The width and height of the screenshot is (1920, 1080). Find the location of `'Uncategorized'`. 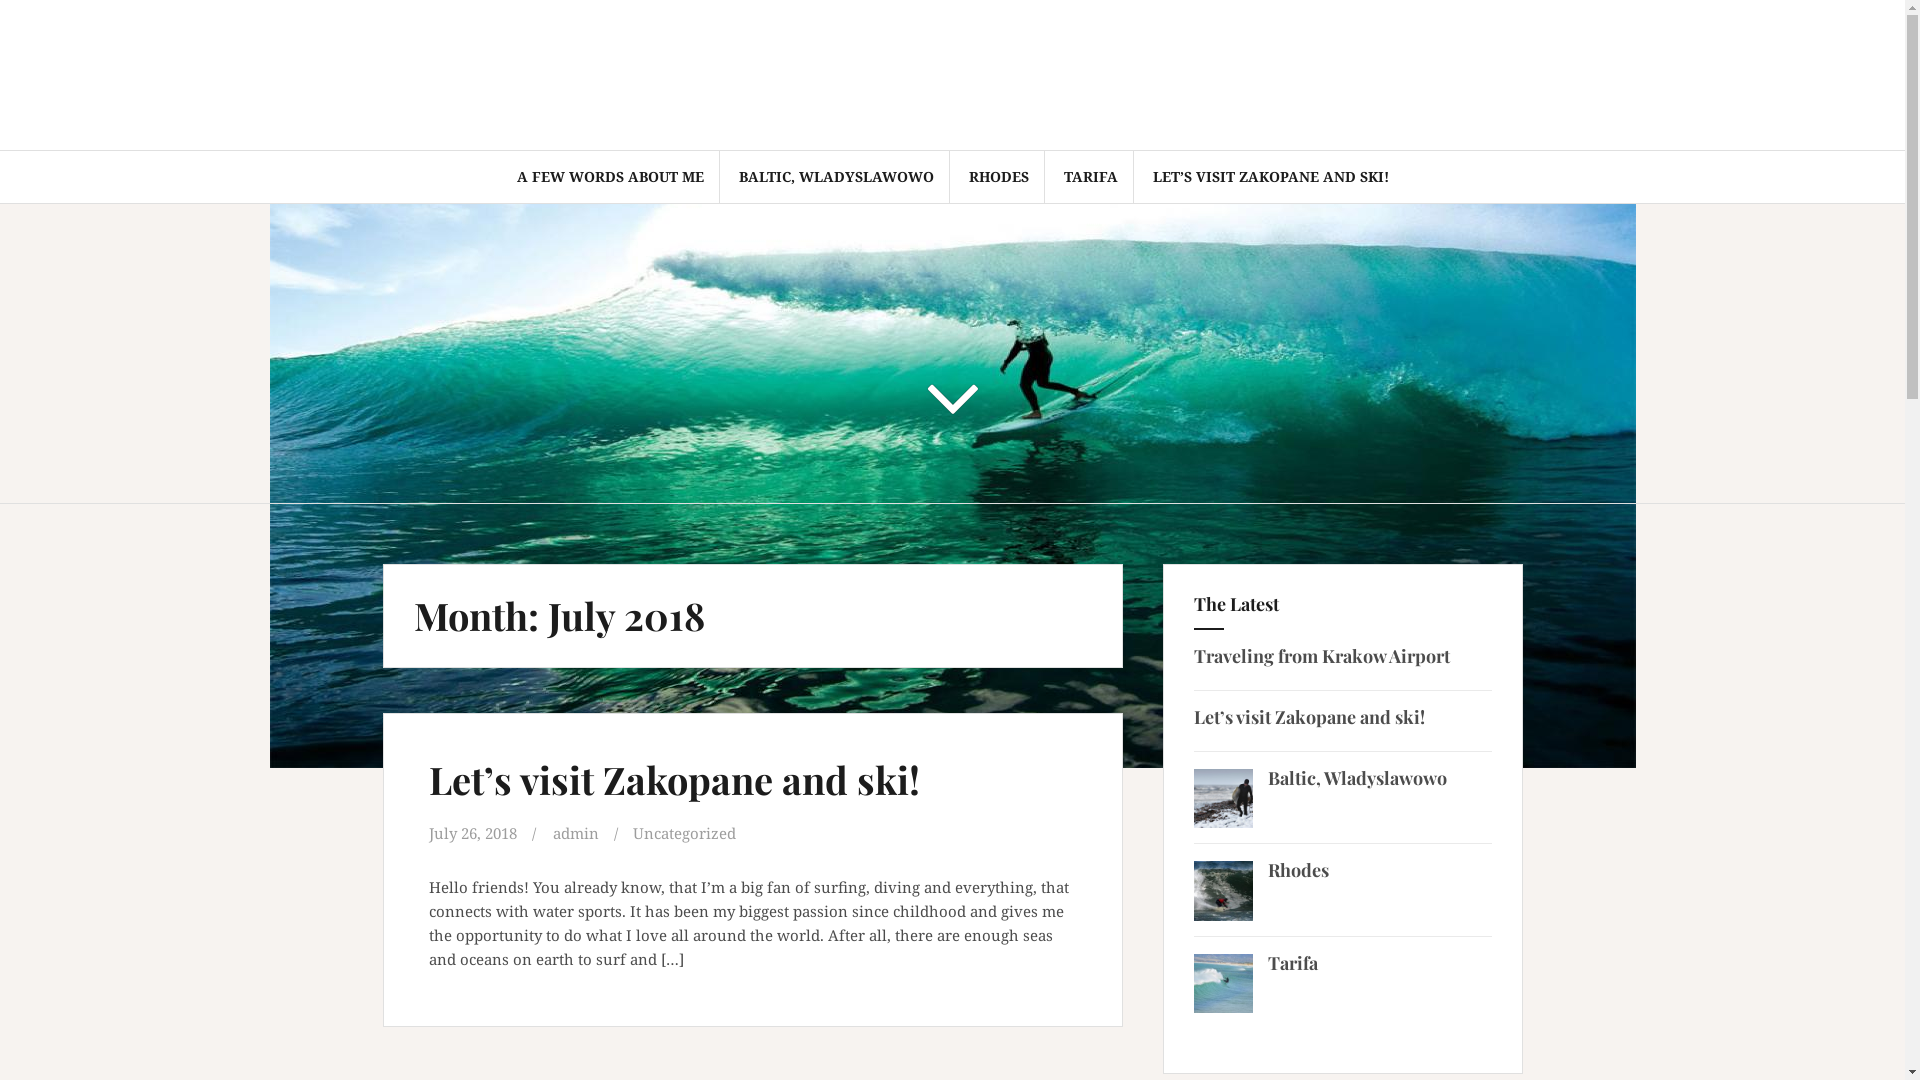

'Uncategorized' is located at coordinates (631, 833).